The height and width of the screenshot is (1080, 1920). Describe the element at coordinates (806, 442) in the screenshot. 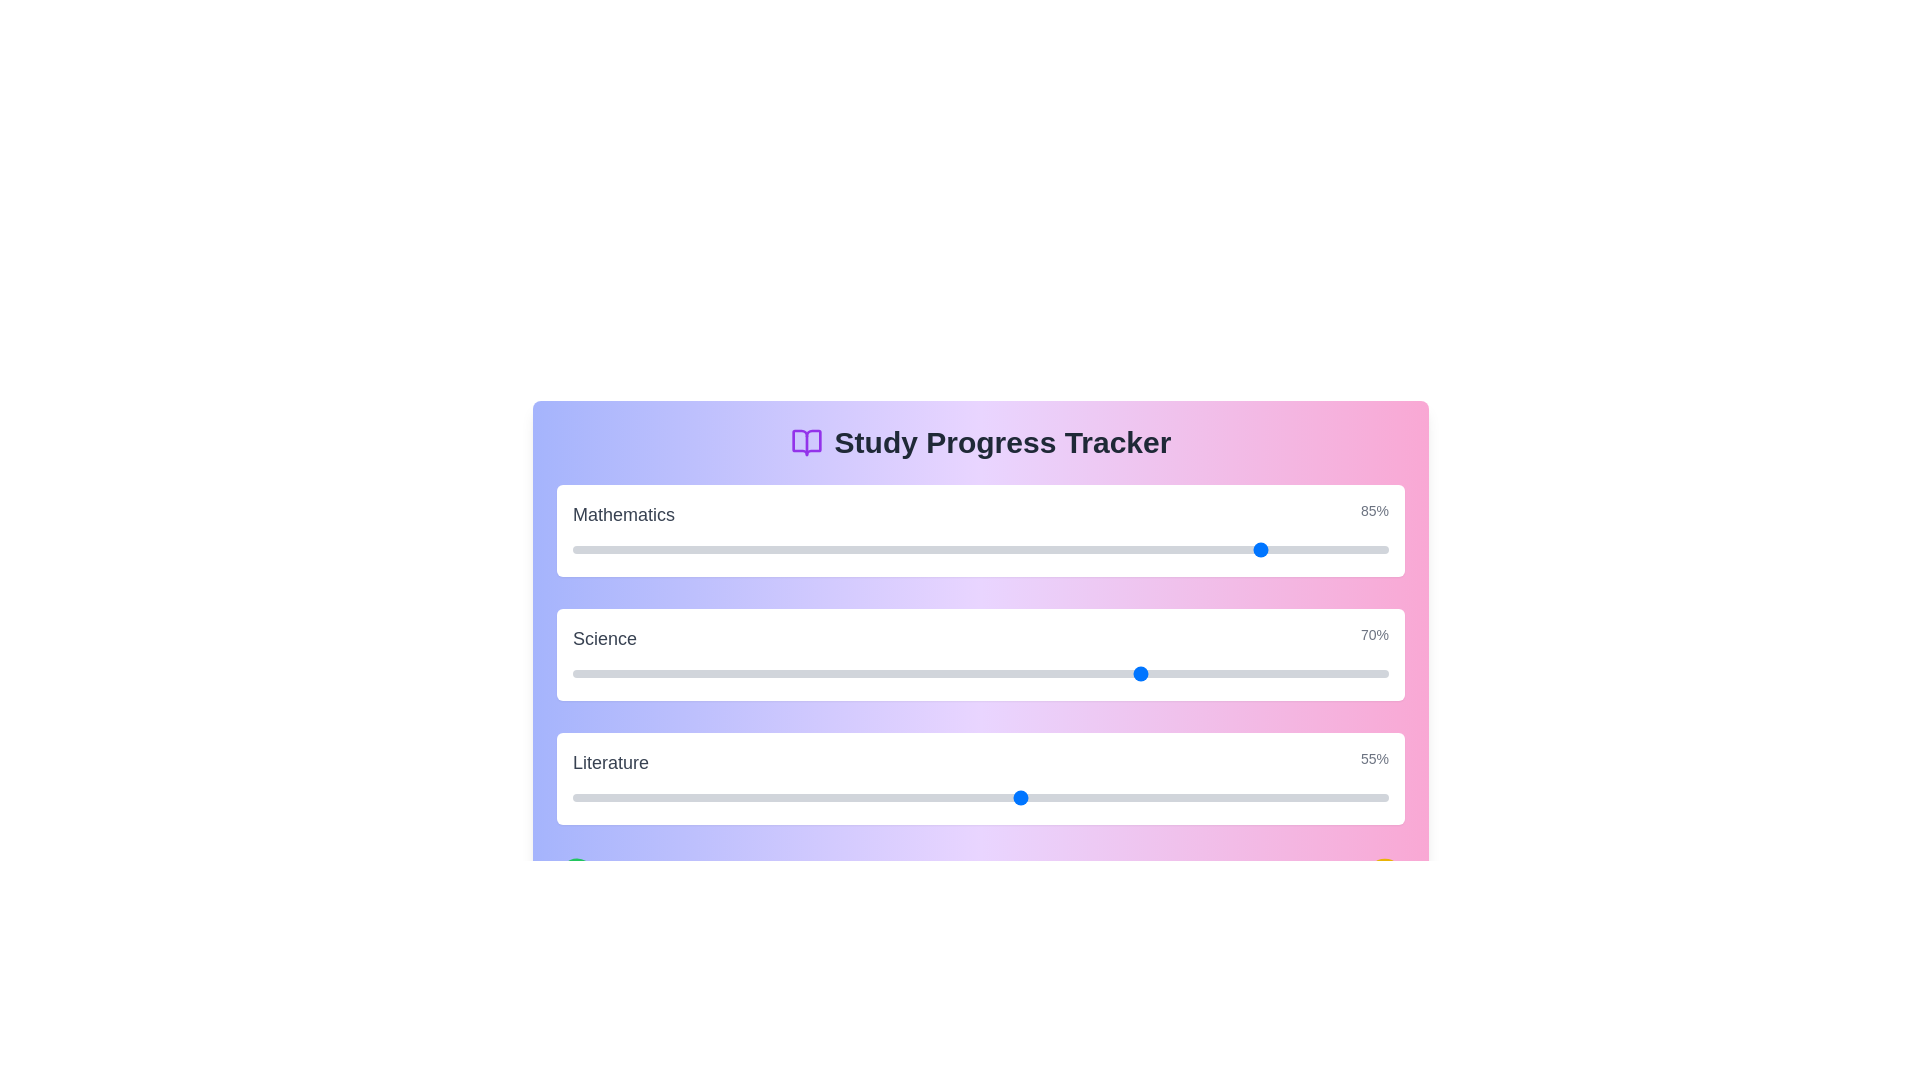

I see `the 'BookOpen' icon next to the title` at that location.